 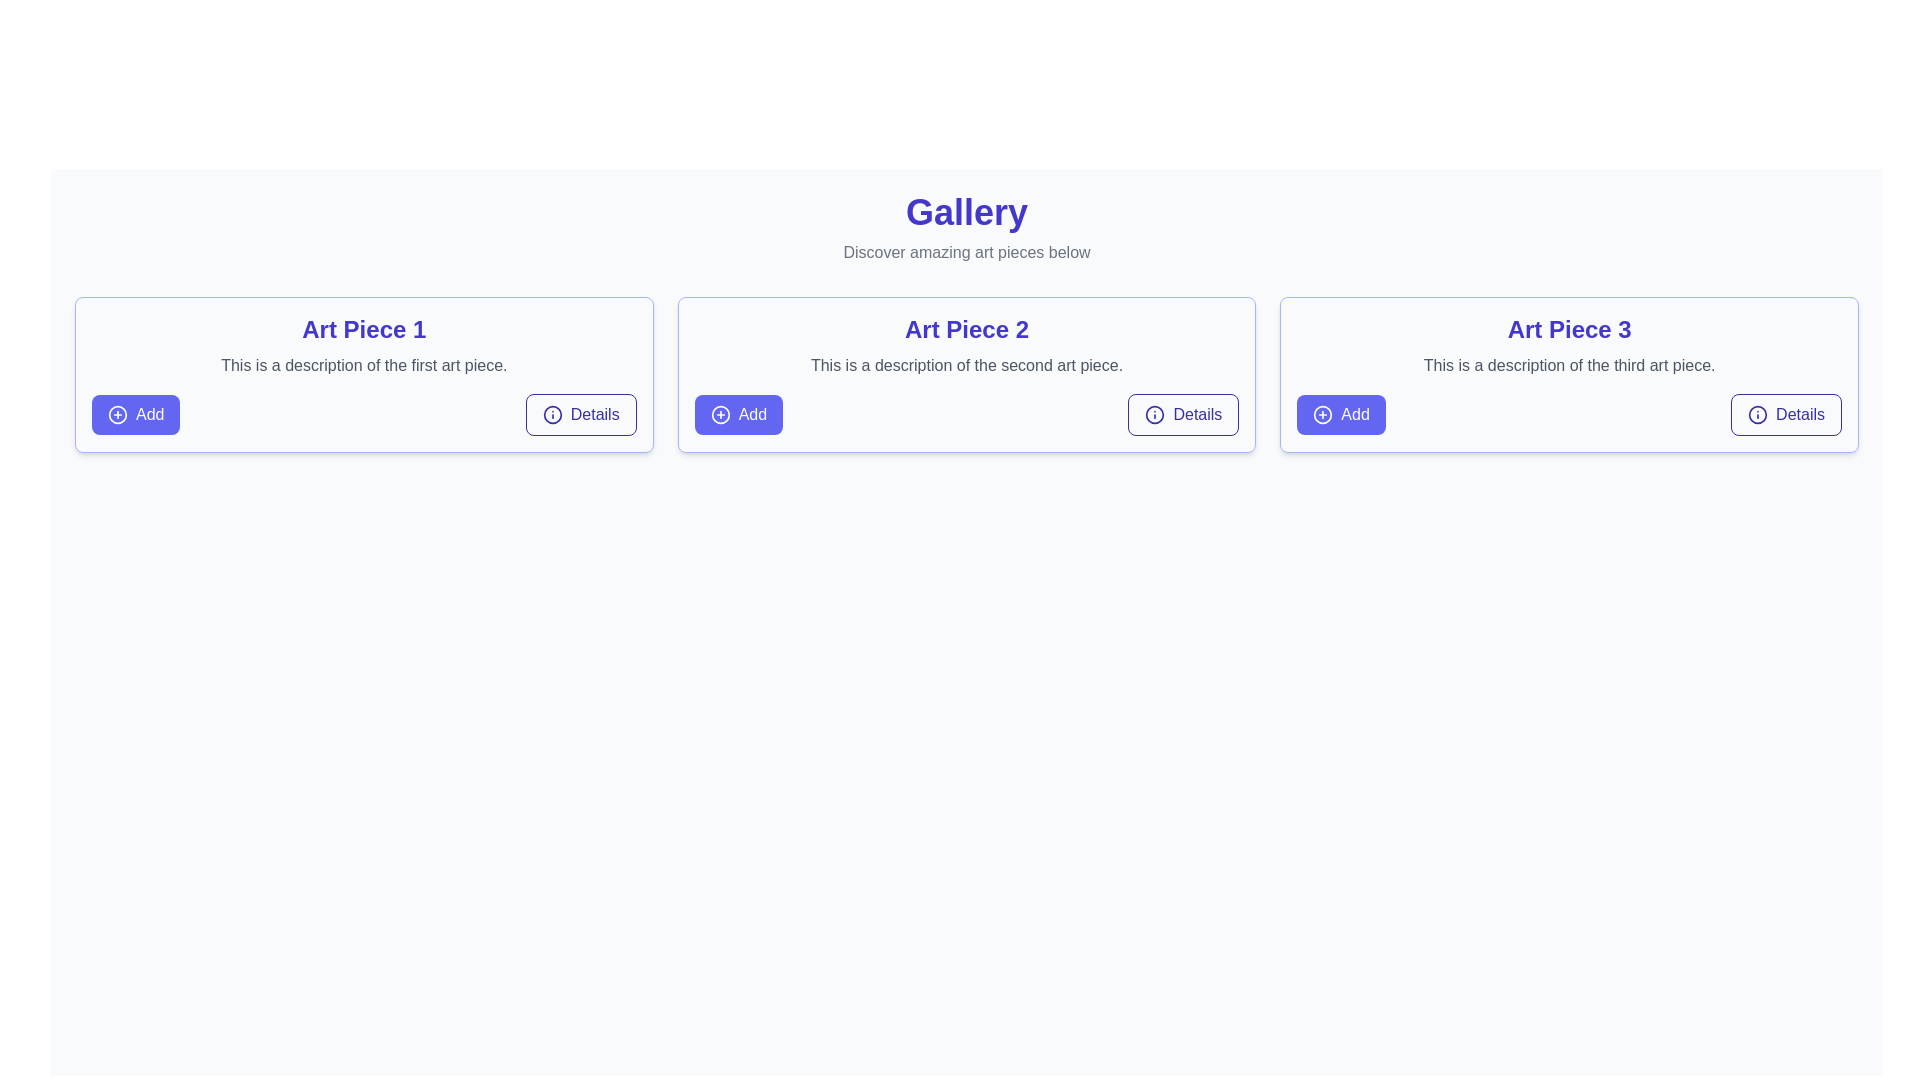 What do you see at coordinates (1786, 414) in the screenshot?
I see `the 'Details' button with an indigo outline and an 'info' icon` at bounding box center [1786, 414].